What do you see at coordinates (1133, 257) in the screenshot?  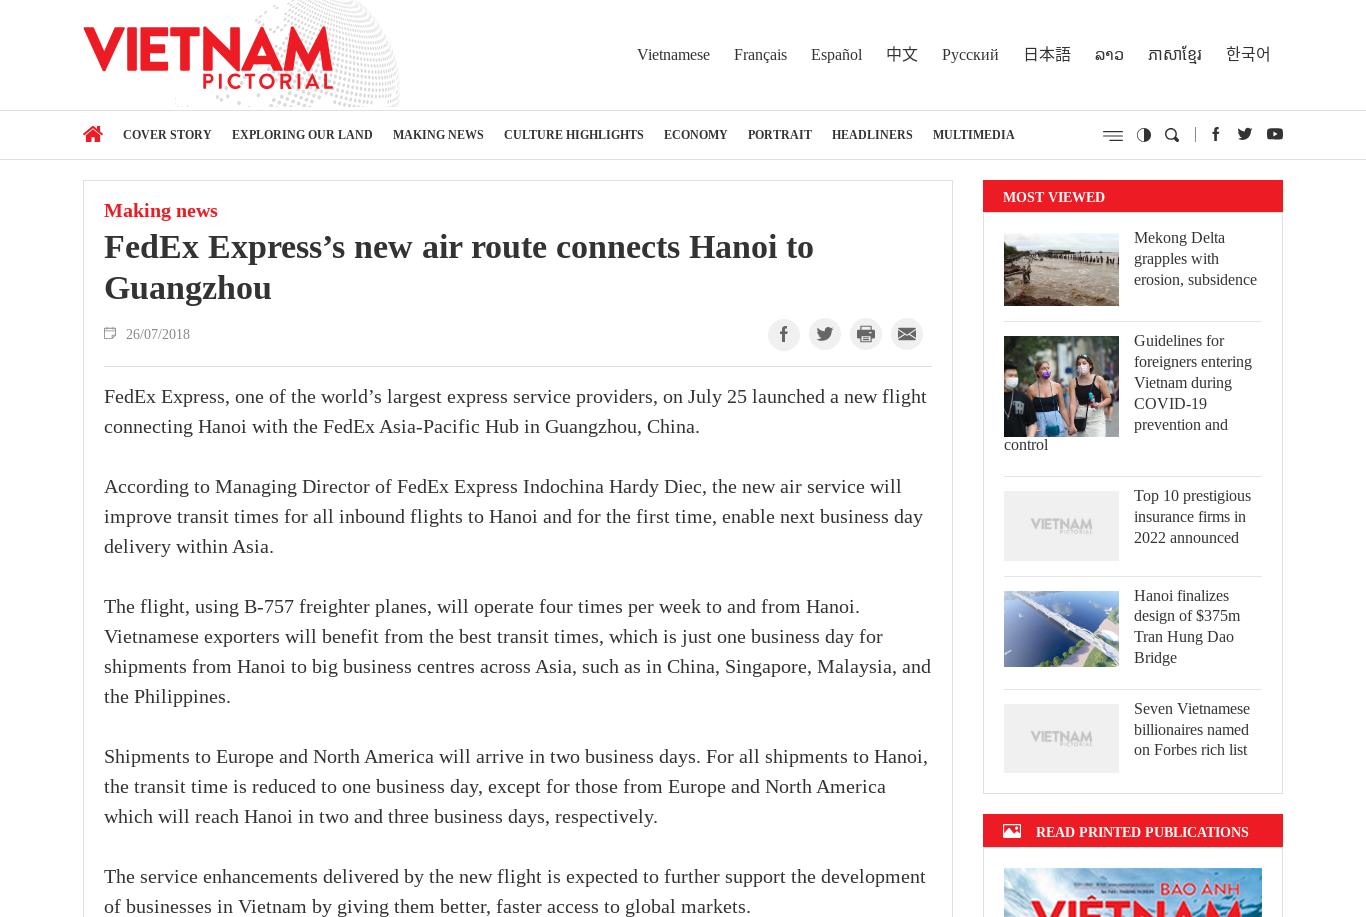 I see `'Mekong Delta grapples with erosion, subsidence'` at bounding box center [1133, 257].